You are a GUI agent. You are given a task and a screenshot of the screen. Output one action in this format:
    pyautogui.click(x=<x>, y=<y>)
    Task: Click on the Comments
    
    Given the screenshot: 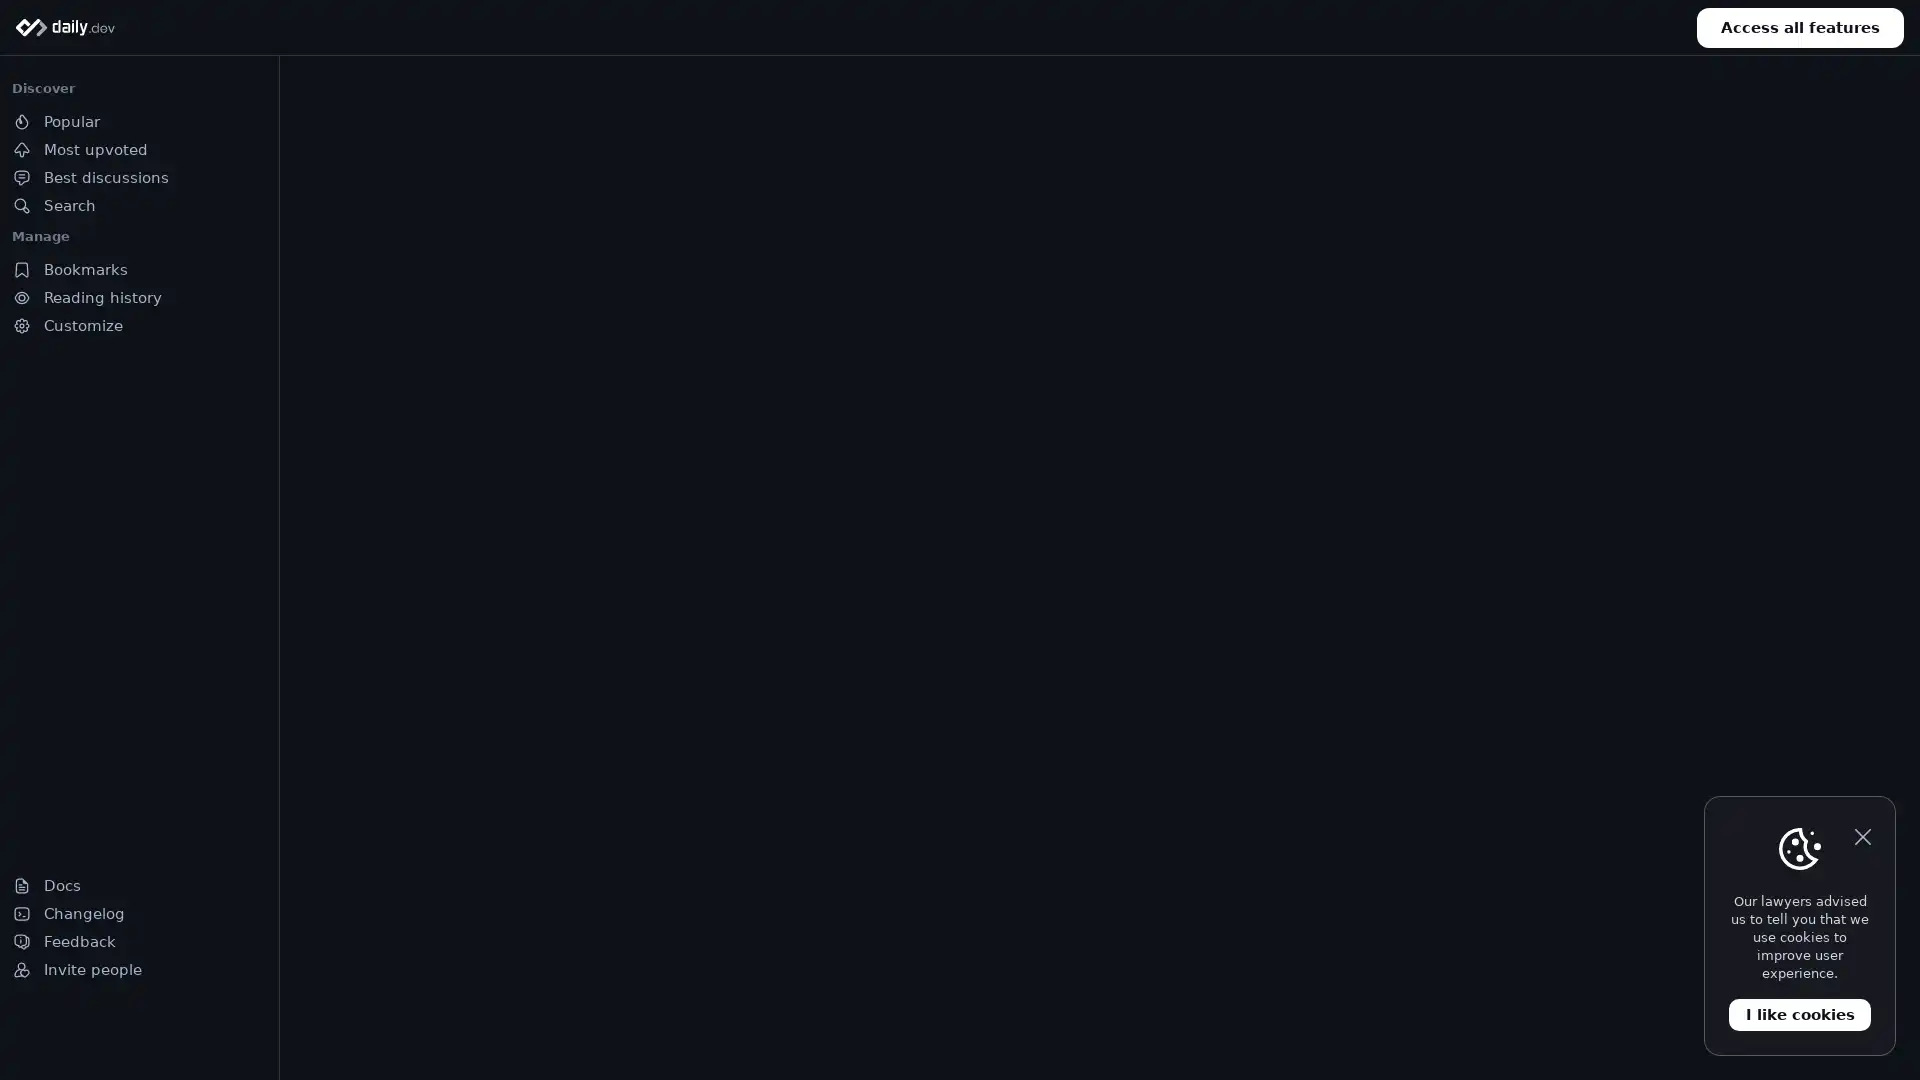 What is the action you would take?
    pyautogui.click(x=1627, y=975)
    